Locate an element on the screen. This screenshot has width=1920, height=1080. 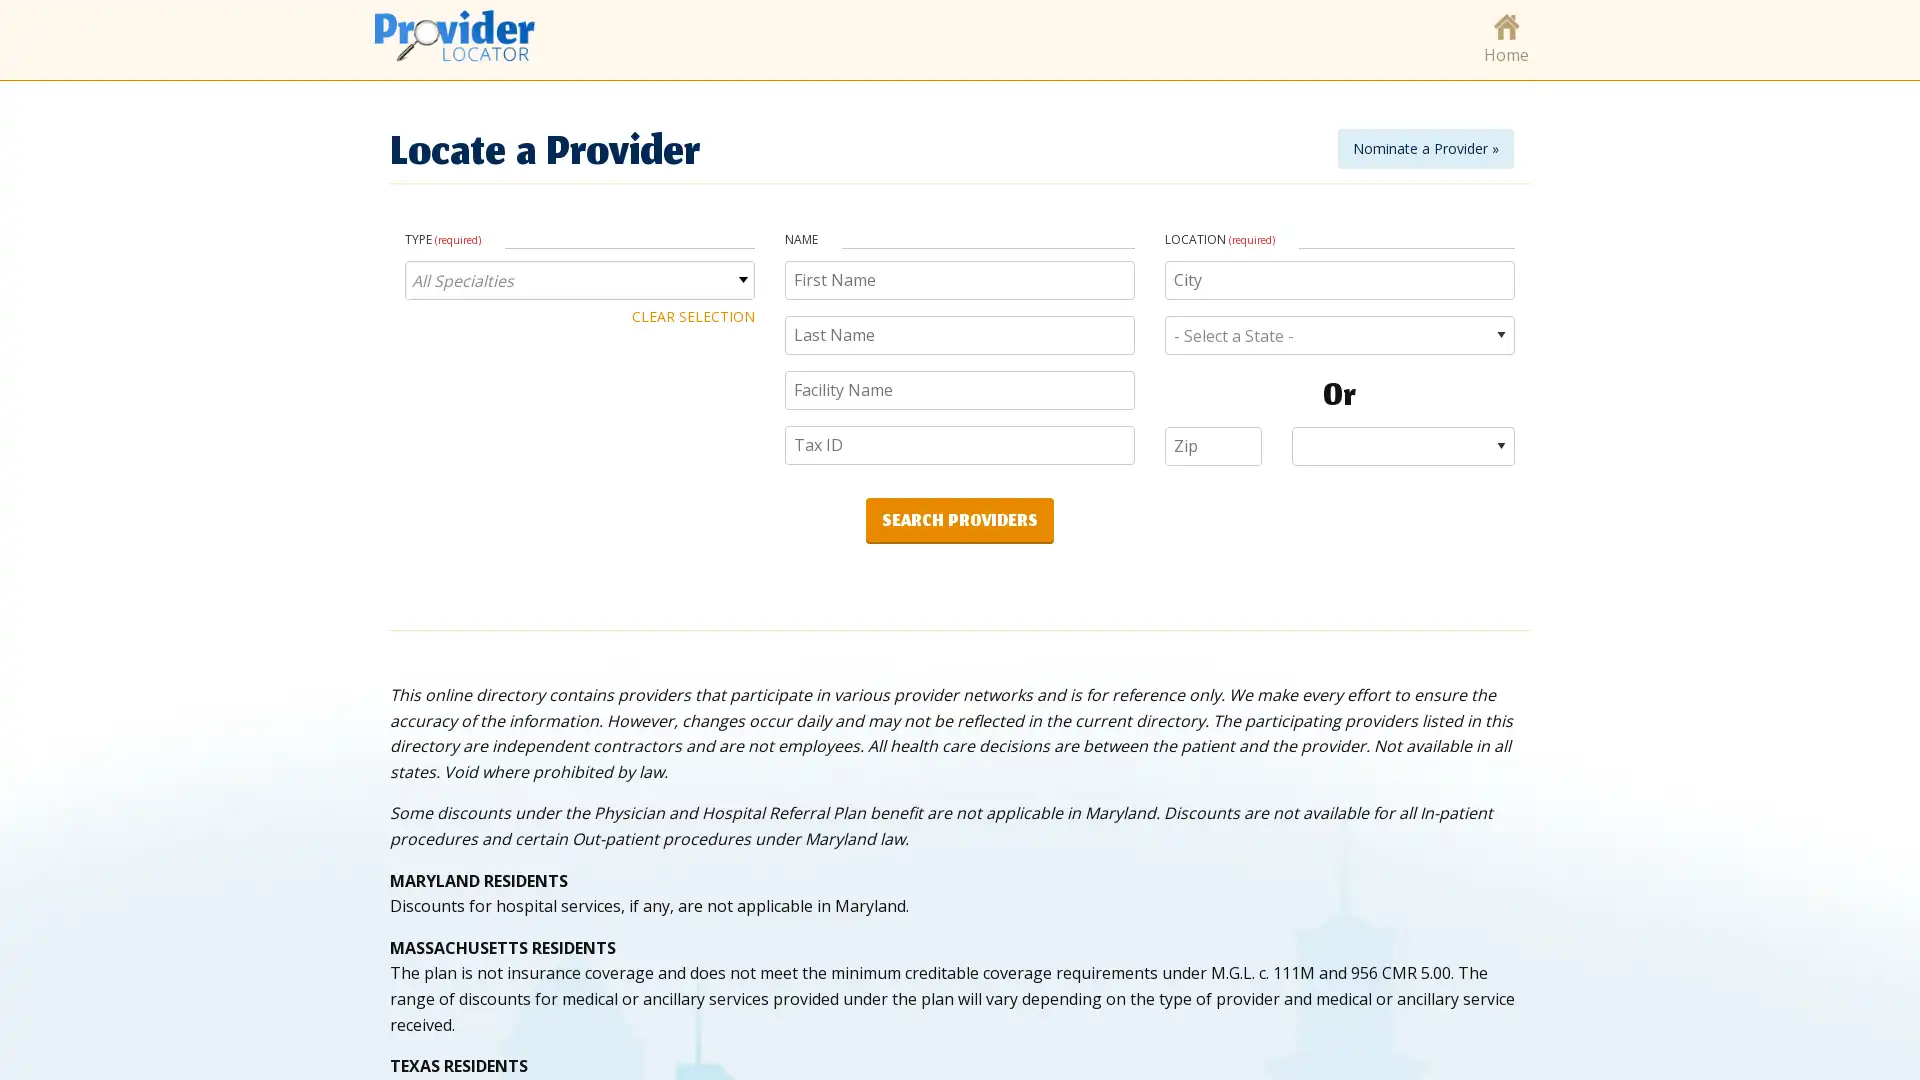
Search Providers is located at coordinates (960, 518).